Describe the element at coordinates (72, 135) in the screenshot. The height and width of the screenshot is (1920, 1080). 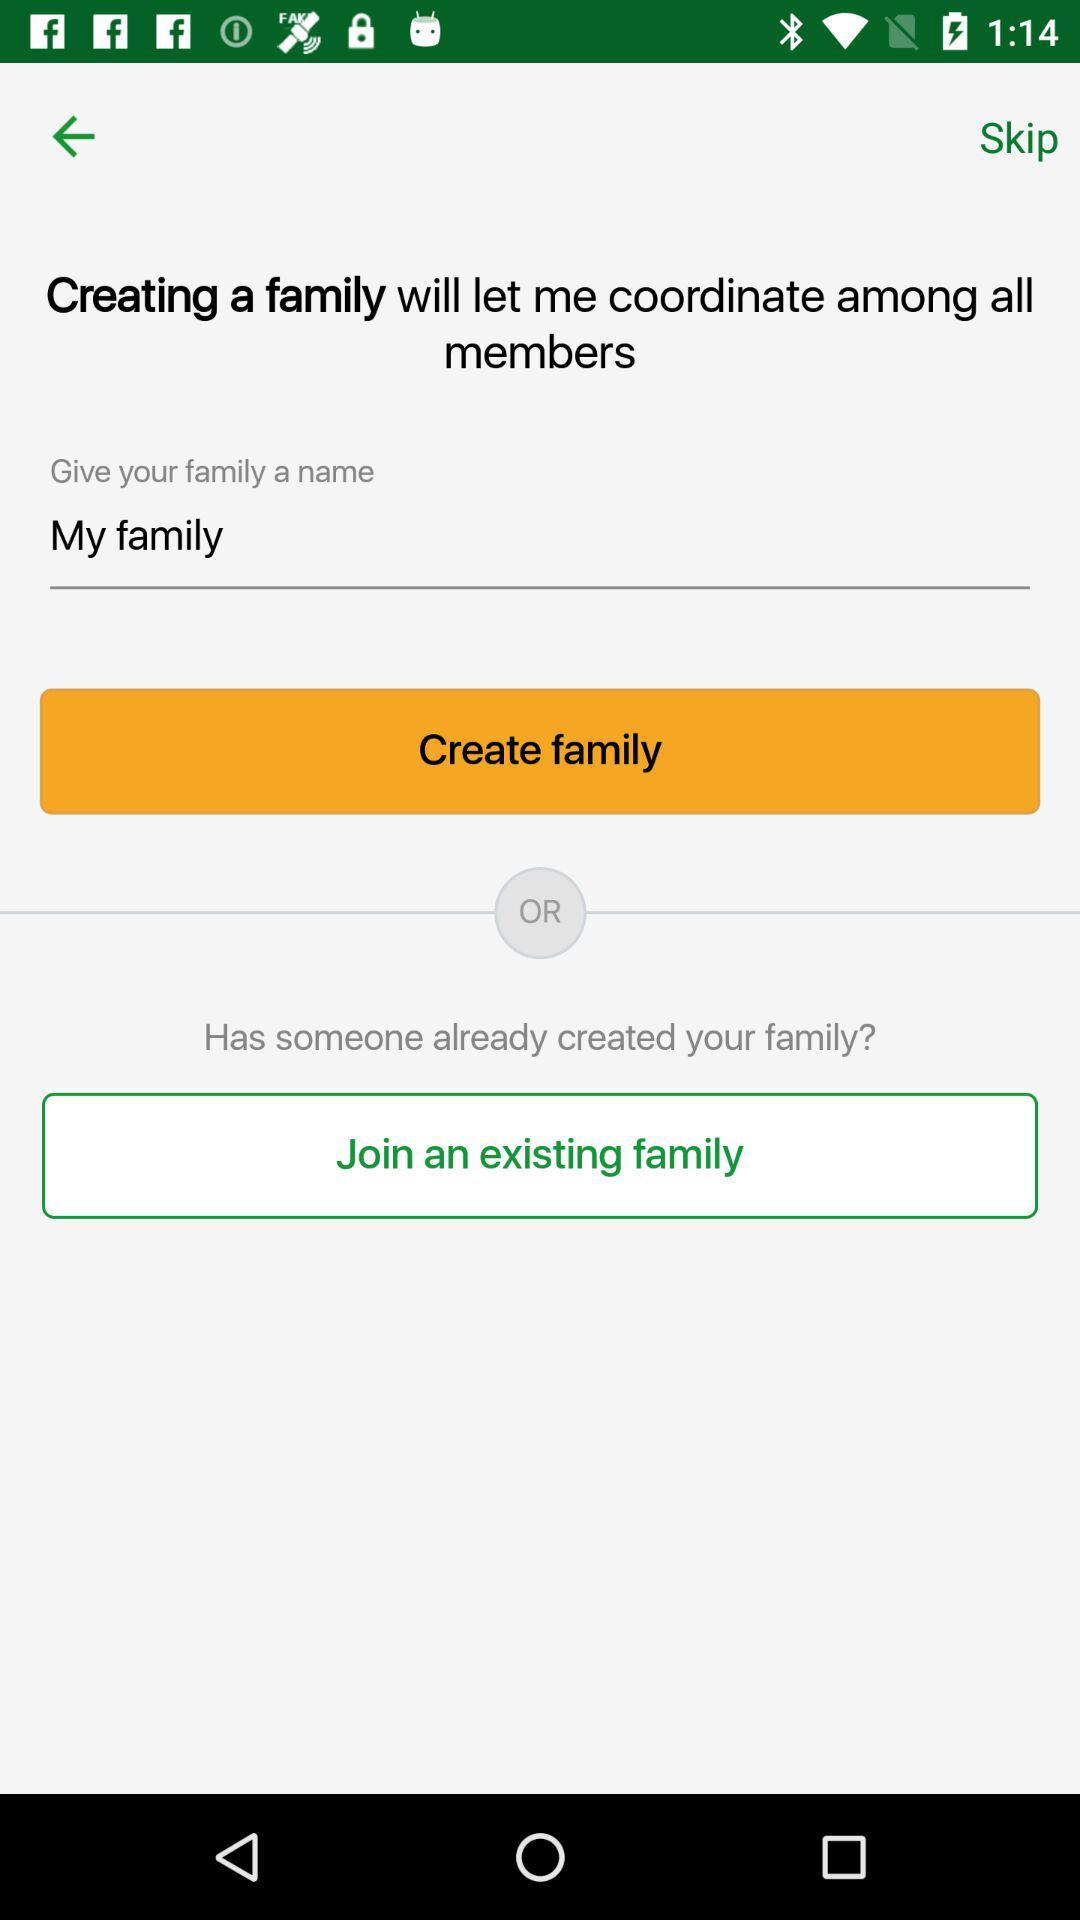
I see `the icon next to skip icon` at that location.